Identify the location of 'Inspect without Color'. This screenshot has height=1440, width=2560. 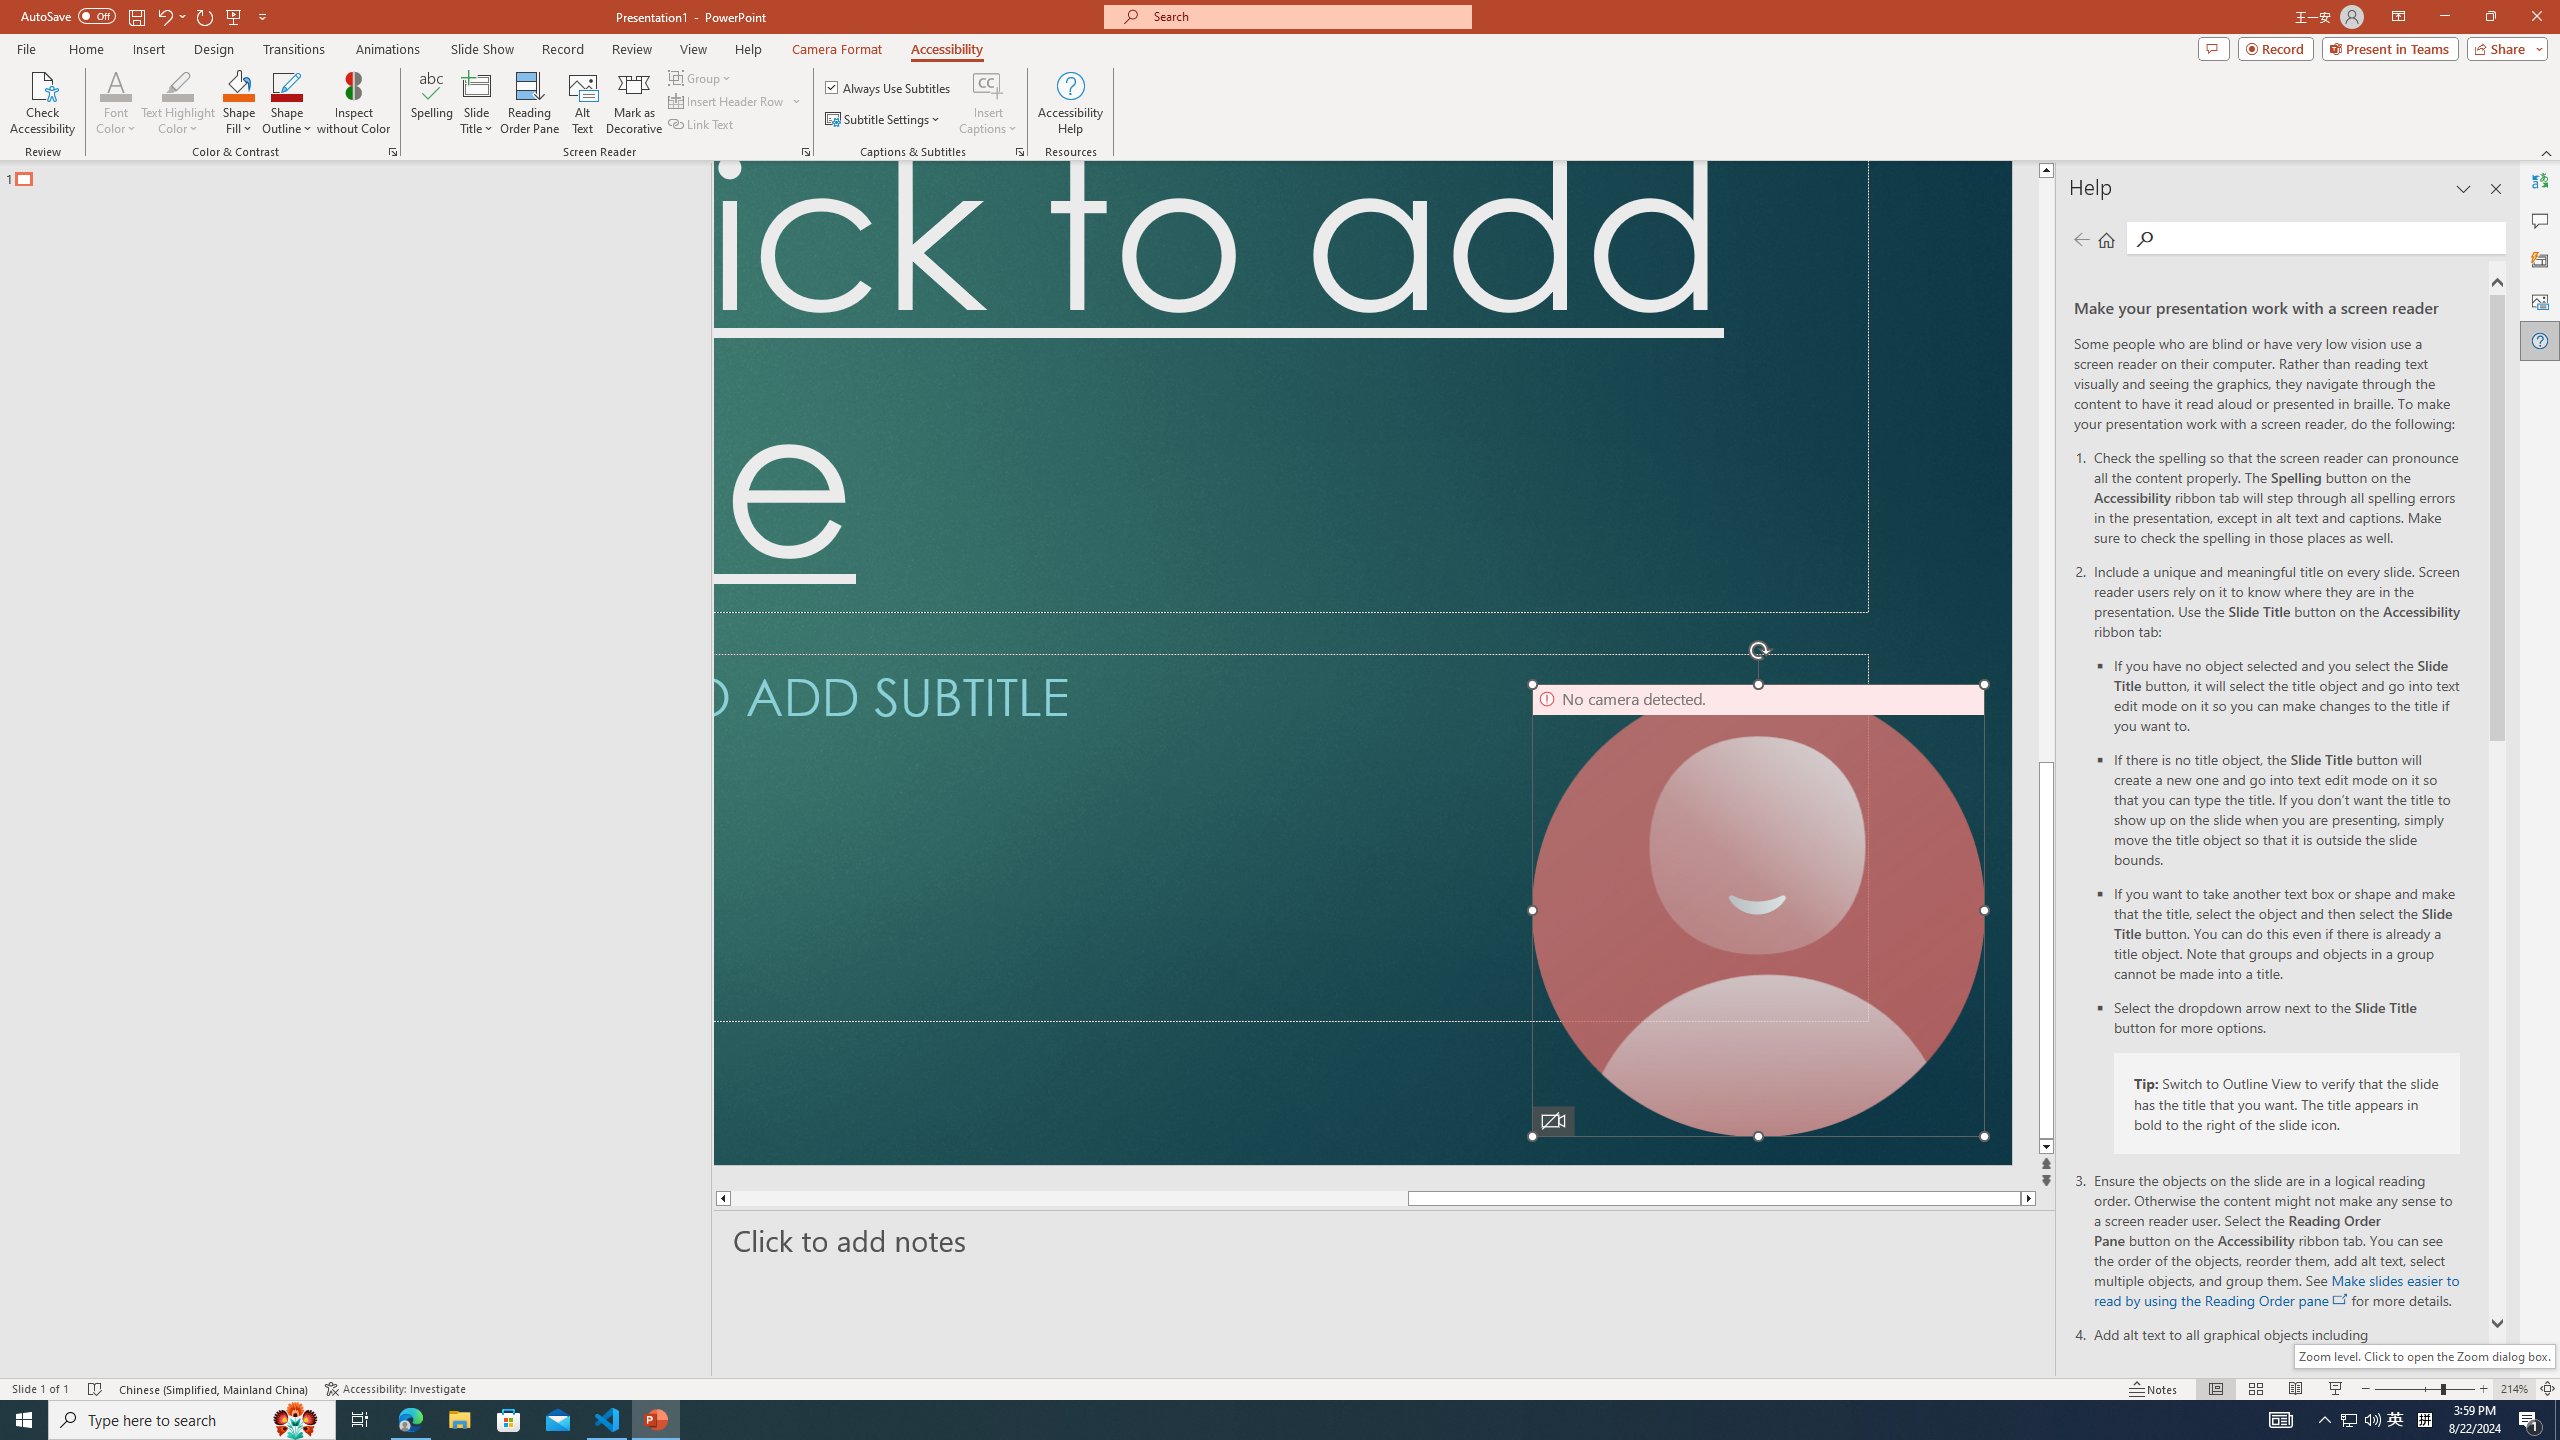
(354, 103).